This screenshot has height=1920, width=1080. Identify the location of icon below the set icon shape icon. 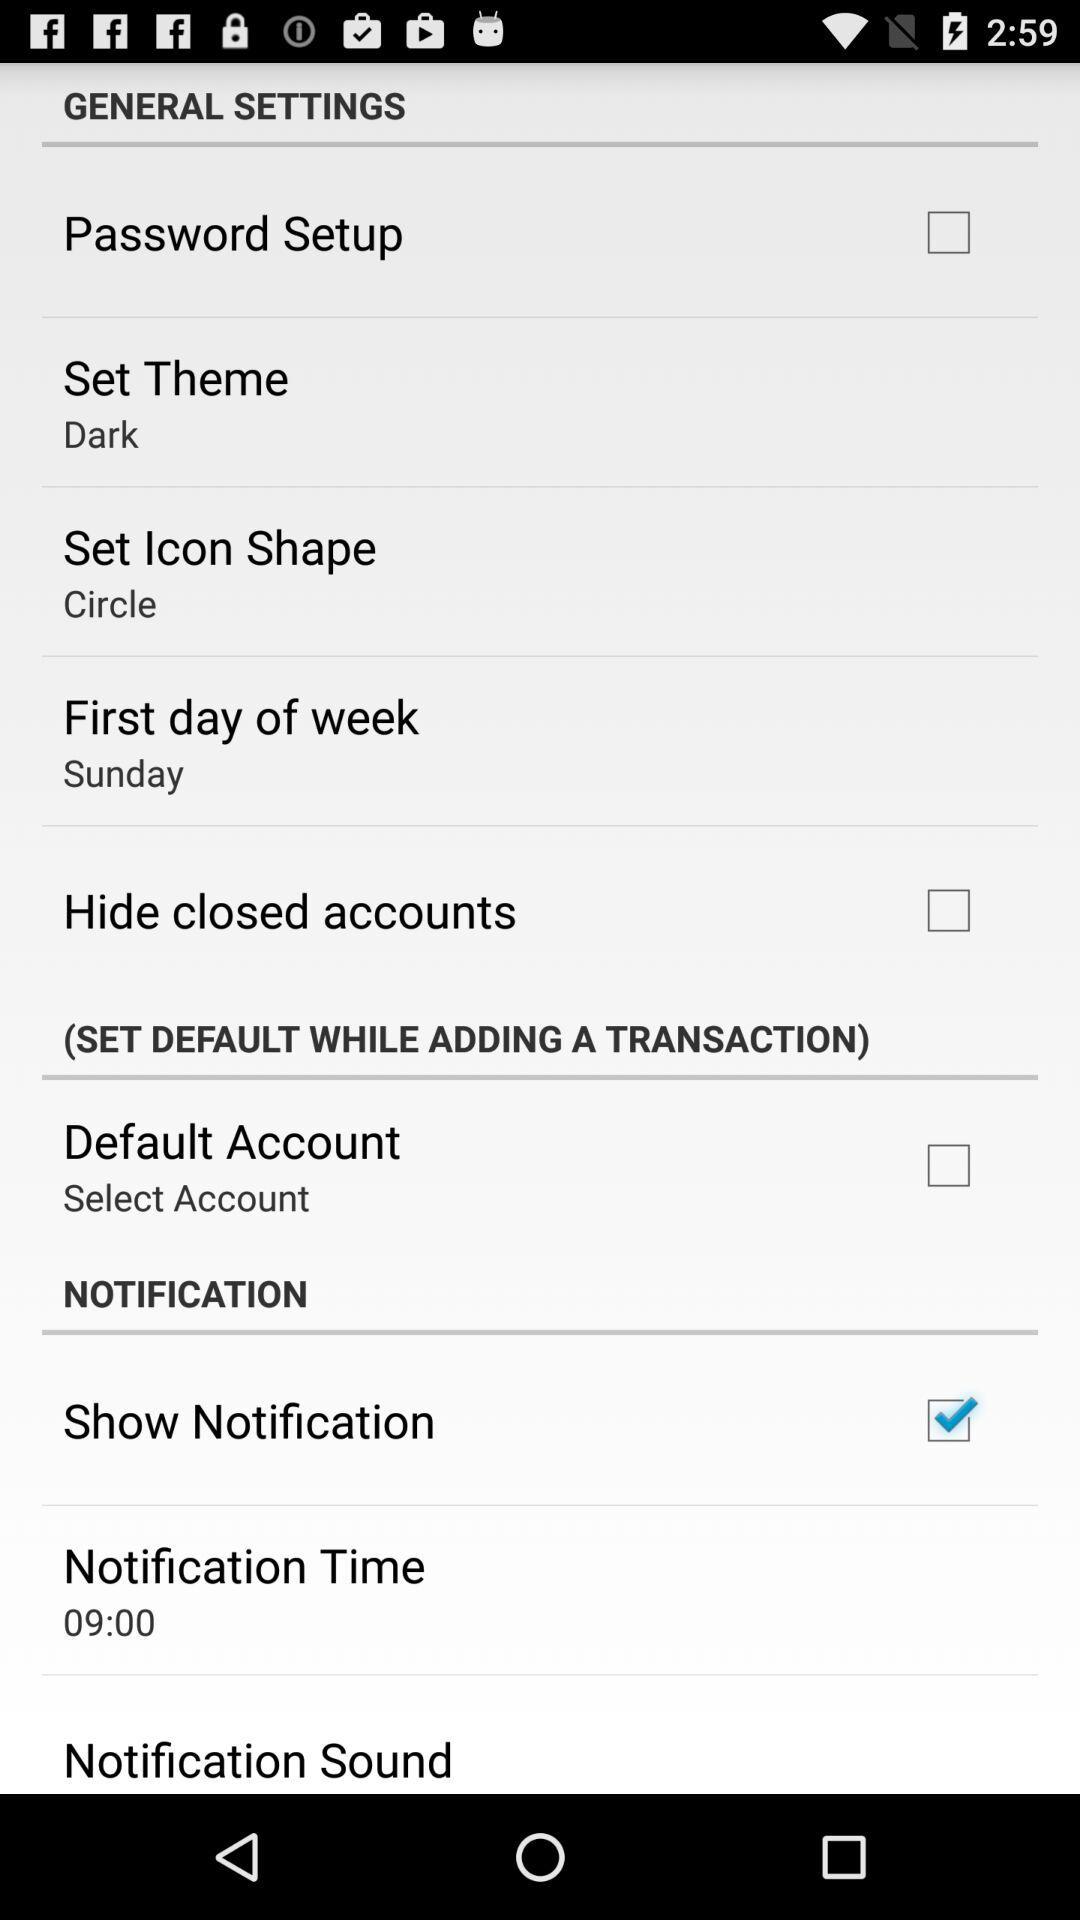
(109, 602).